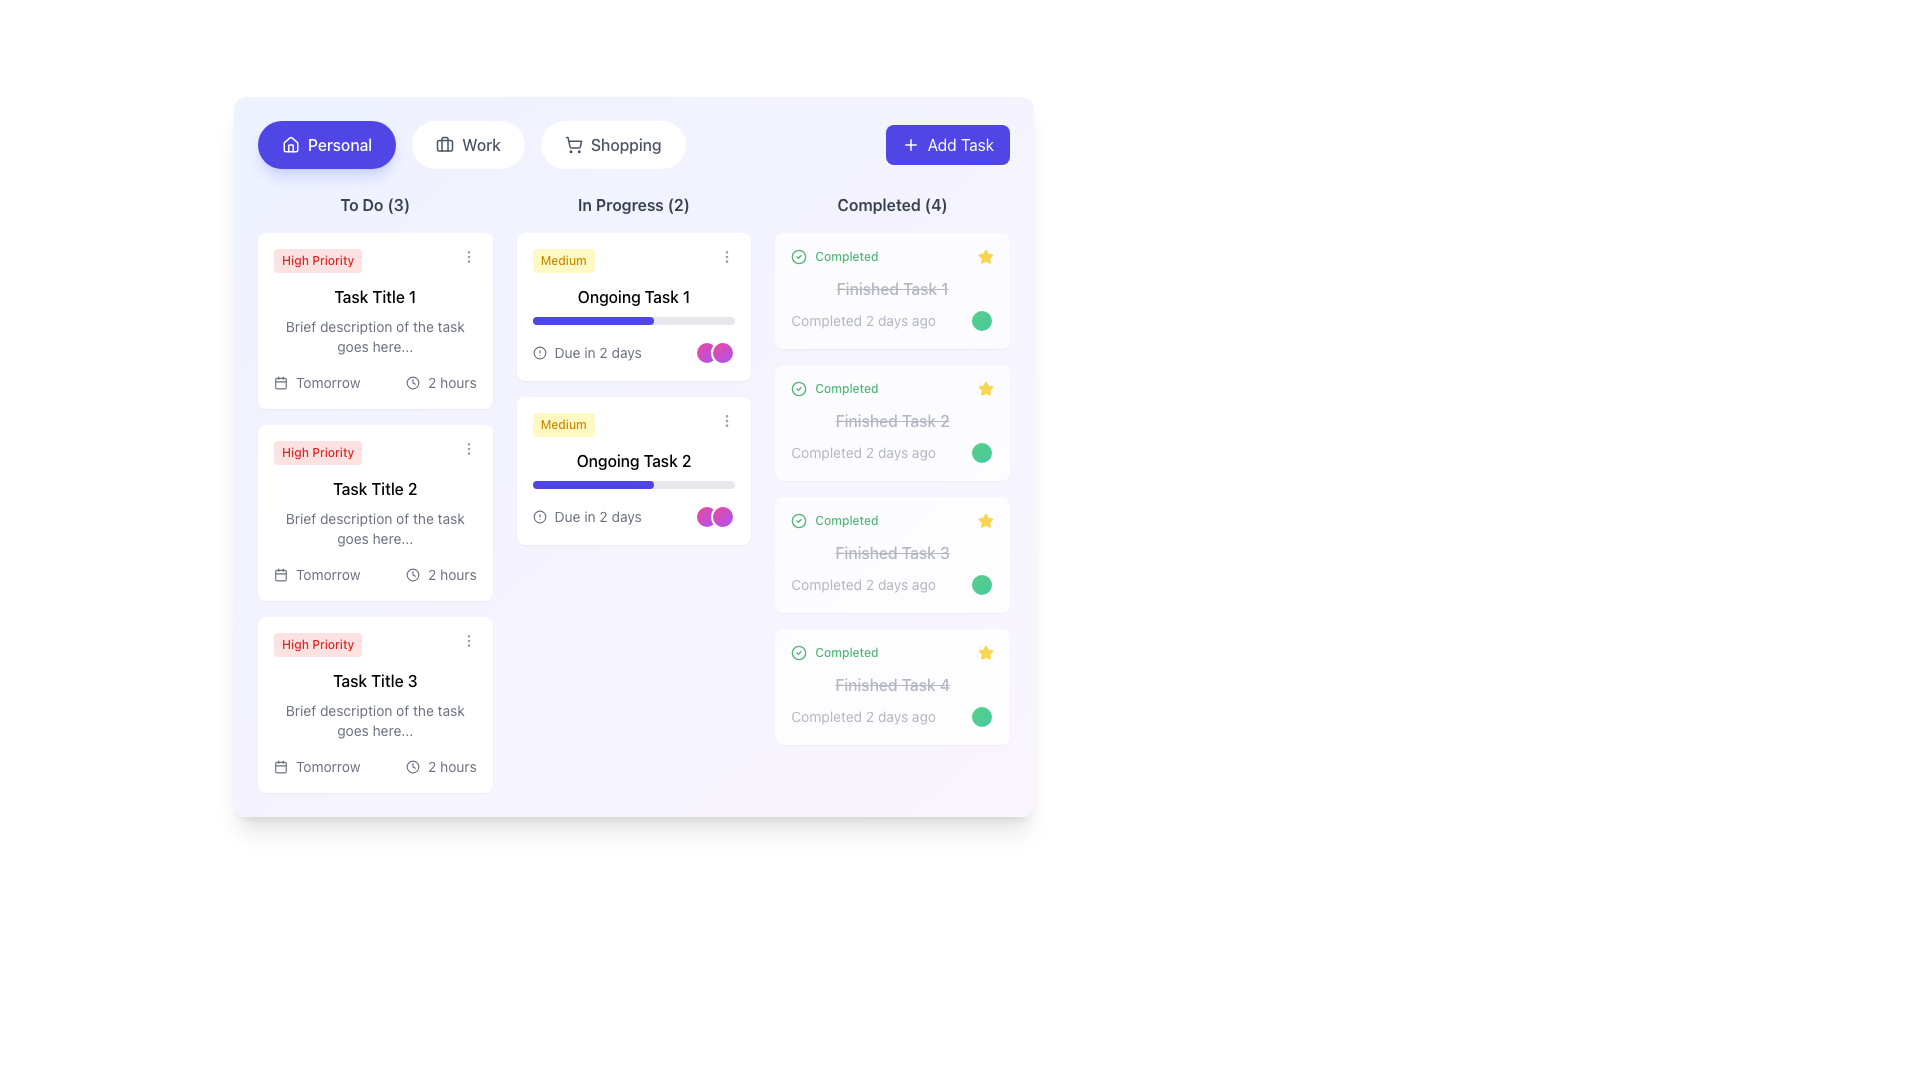 The width and height of the screenshot is (1920, 1080). I want to click on the circular decorative UI element with a gradient filling from pink to purple and a white border, located at the bottom-right corner of the 'Ongoing Task 2' card under the 'In Progress' column, so click(707, 515).